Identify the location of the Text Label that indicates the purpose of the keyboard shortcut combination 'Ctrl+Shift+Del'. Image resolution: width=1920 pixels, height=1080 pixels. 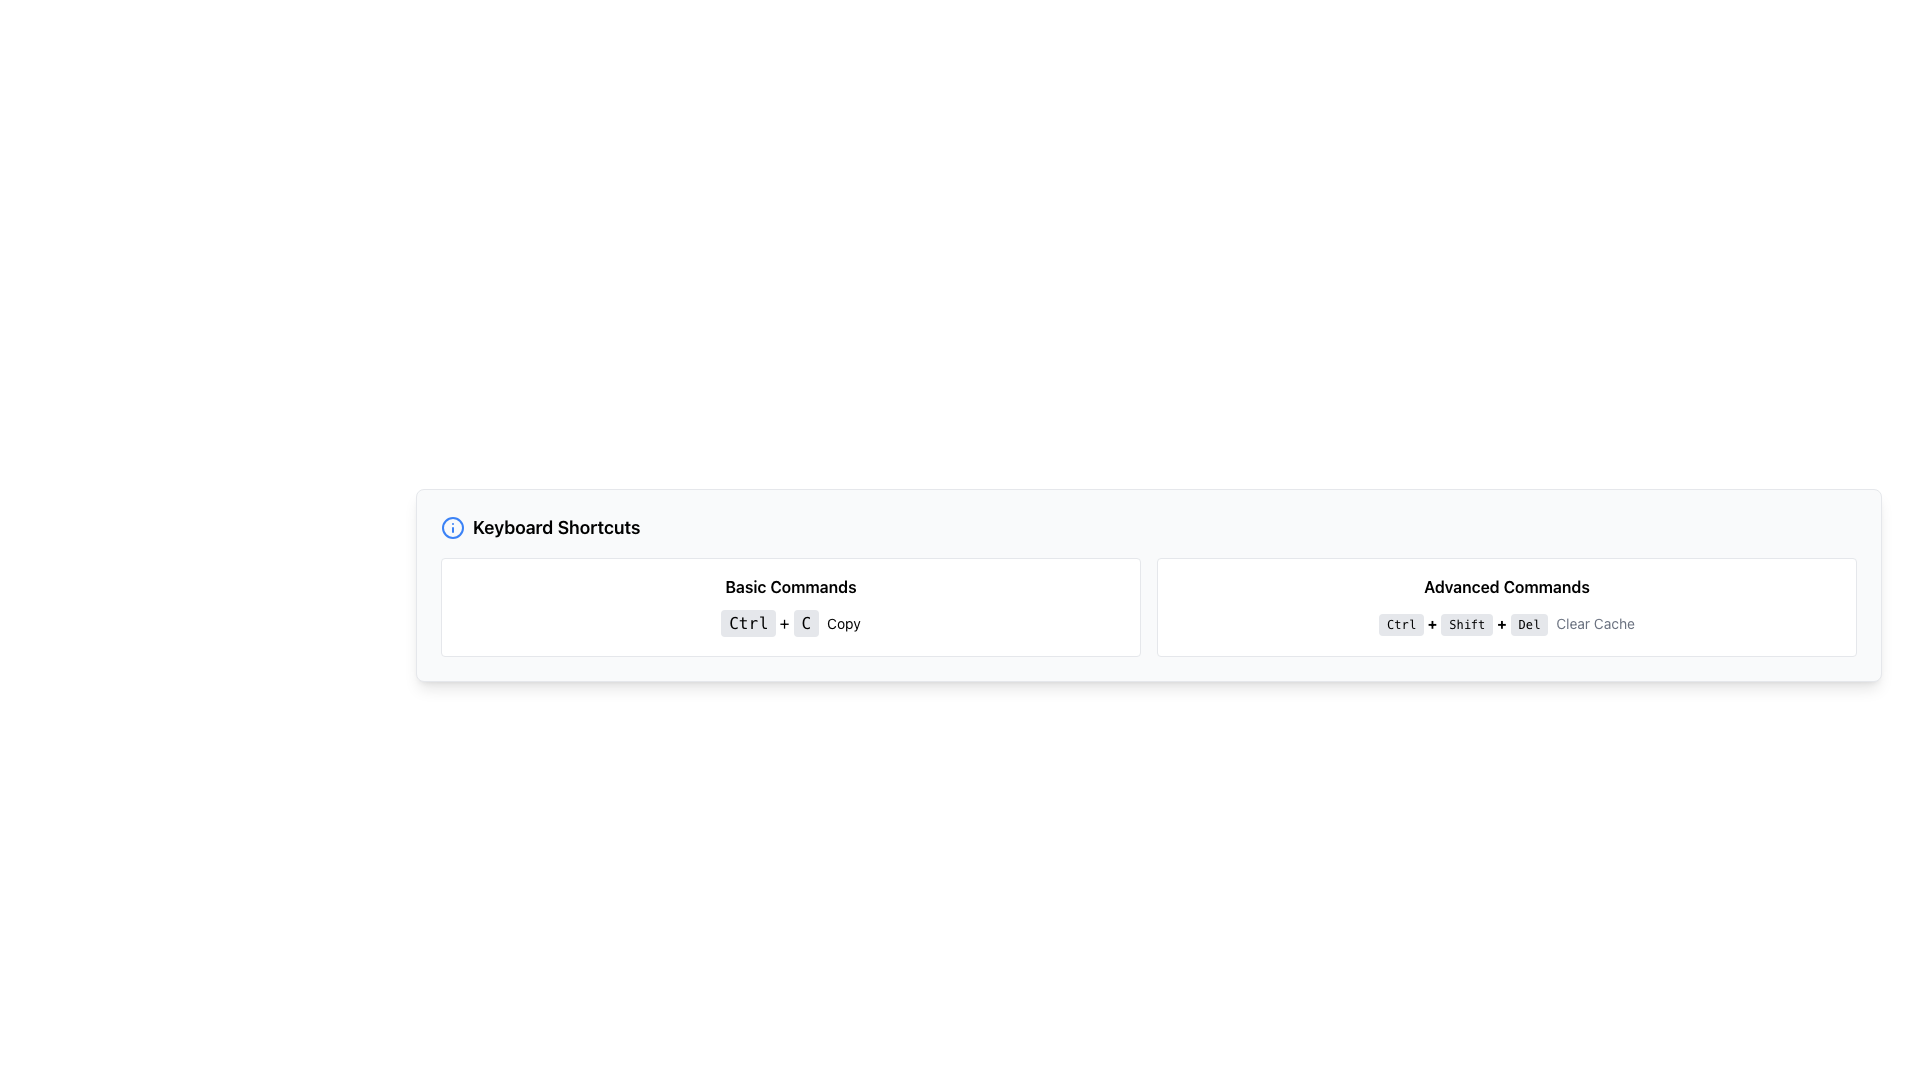
(1594, 622).